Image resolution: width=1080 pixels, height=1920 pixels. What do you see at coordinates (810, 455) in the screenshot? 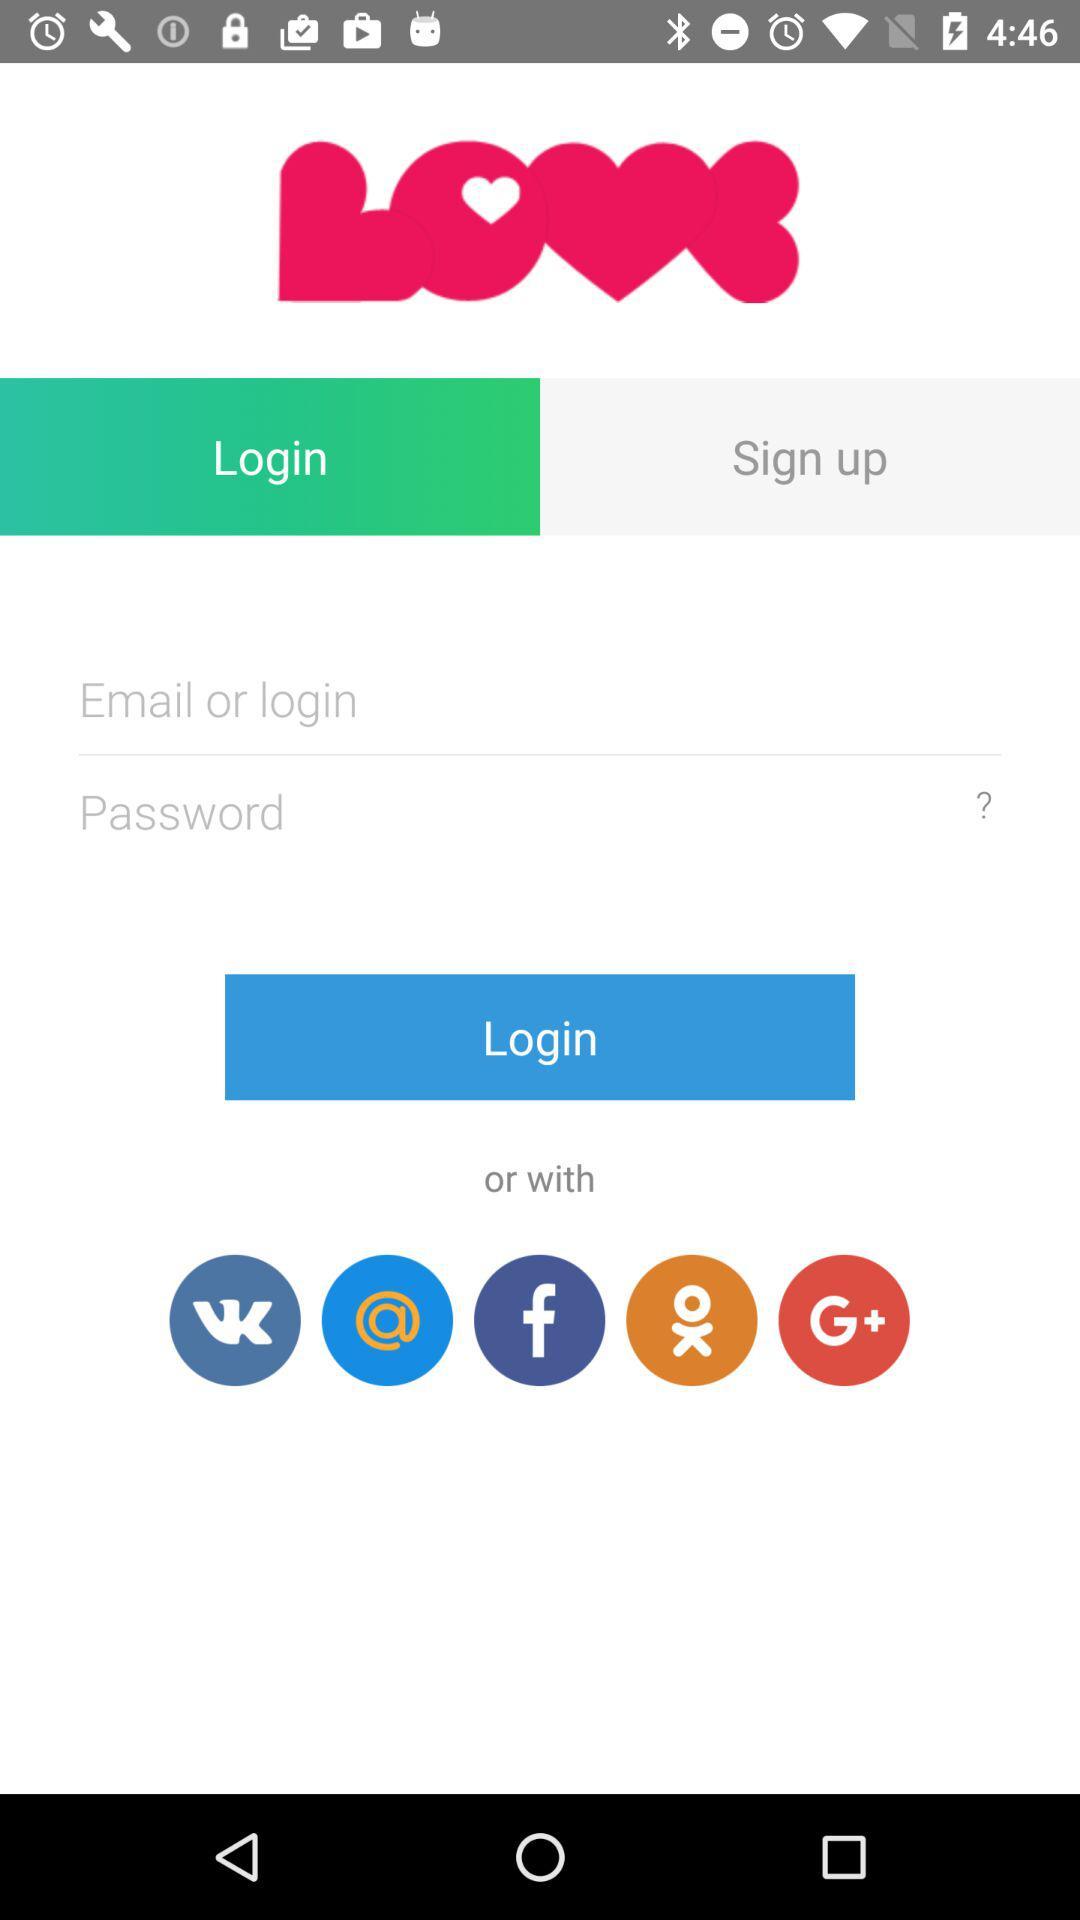
I see `the sign up icon` at bounding box center [810, 455].